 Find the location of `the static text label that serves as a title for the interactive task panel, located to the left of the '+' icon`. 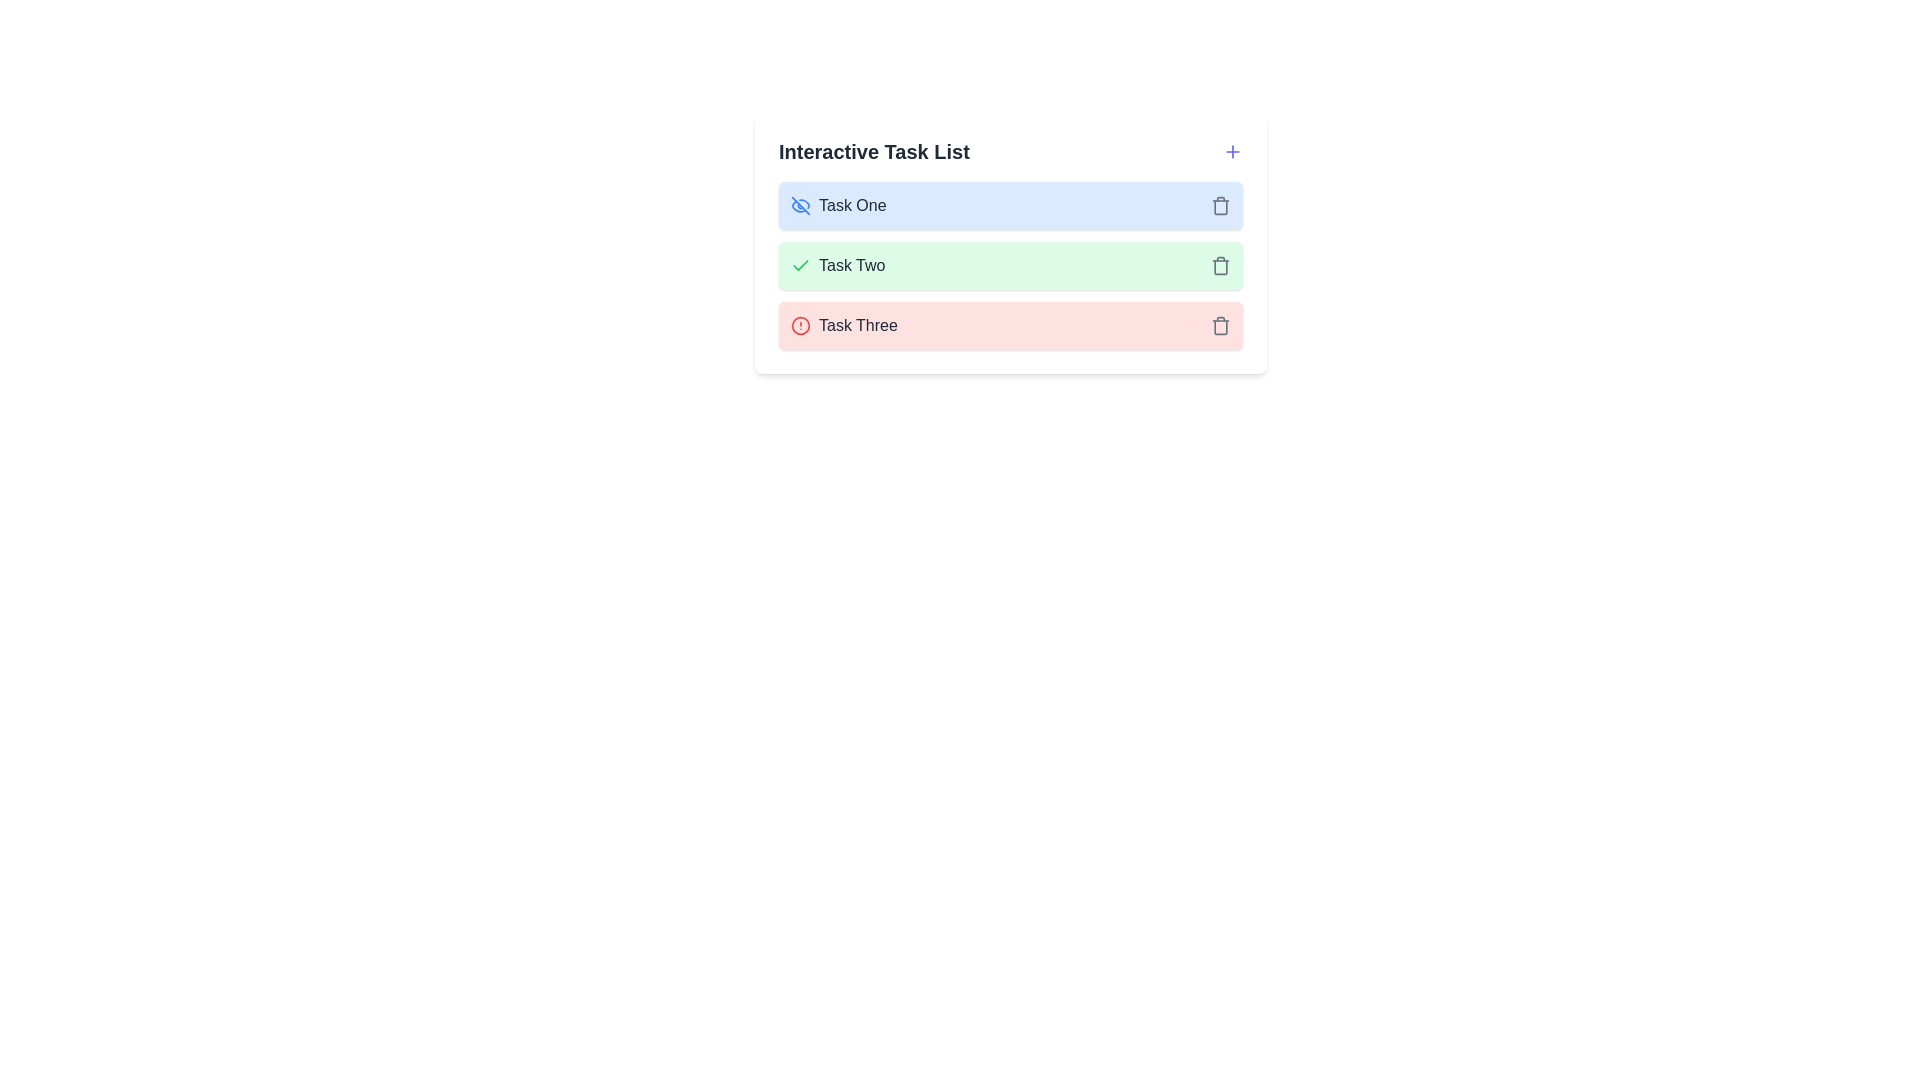

the static text label that serves as a title for the interactive task panel, located to the left of the '+' icon is located at coordinates (874, 150).